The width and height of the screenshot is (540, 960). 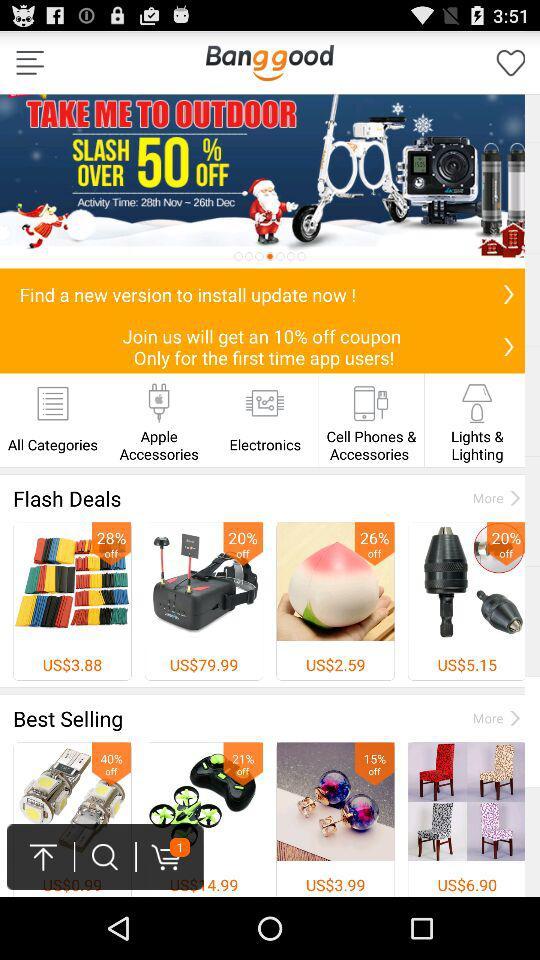 I want to click on website name, so click(x=269, y=62).